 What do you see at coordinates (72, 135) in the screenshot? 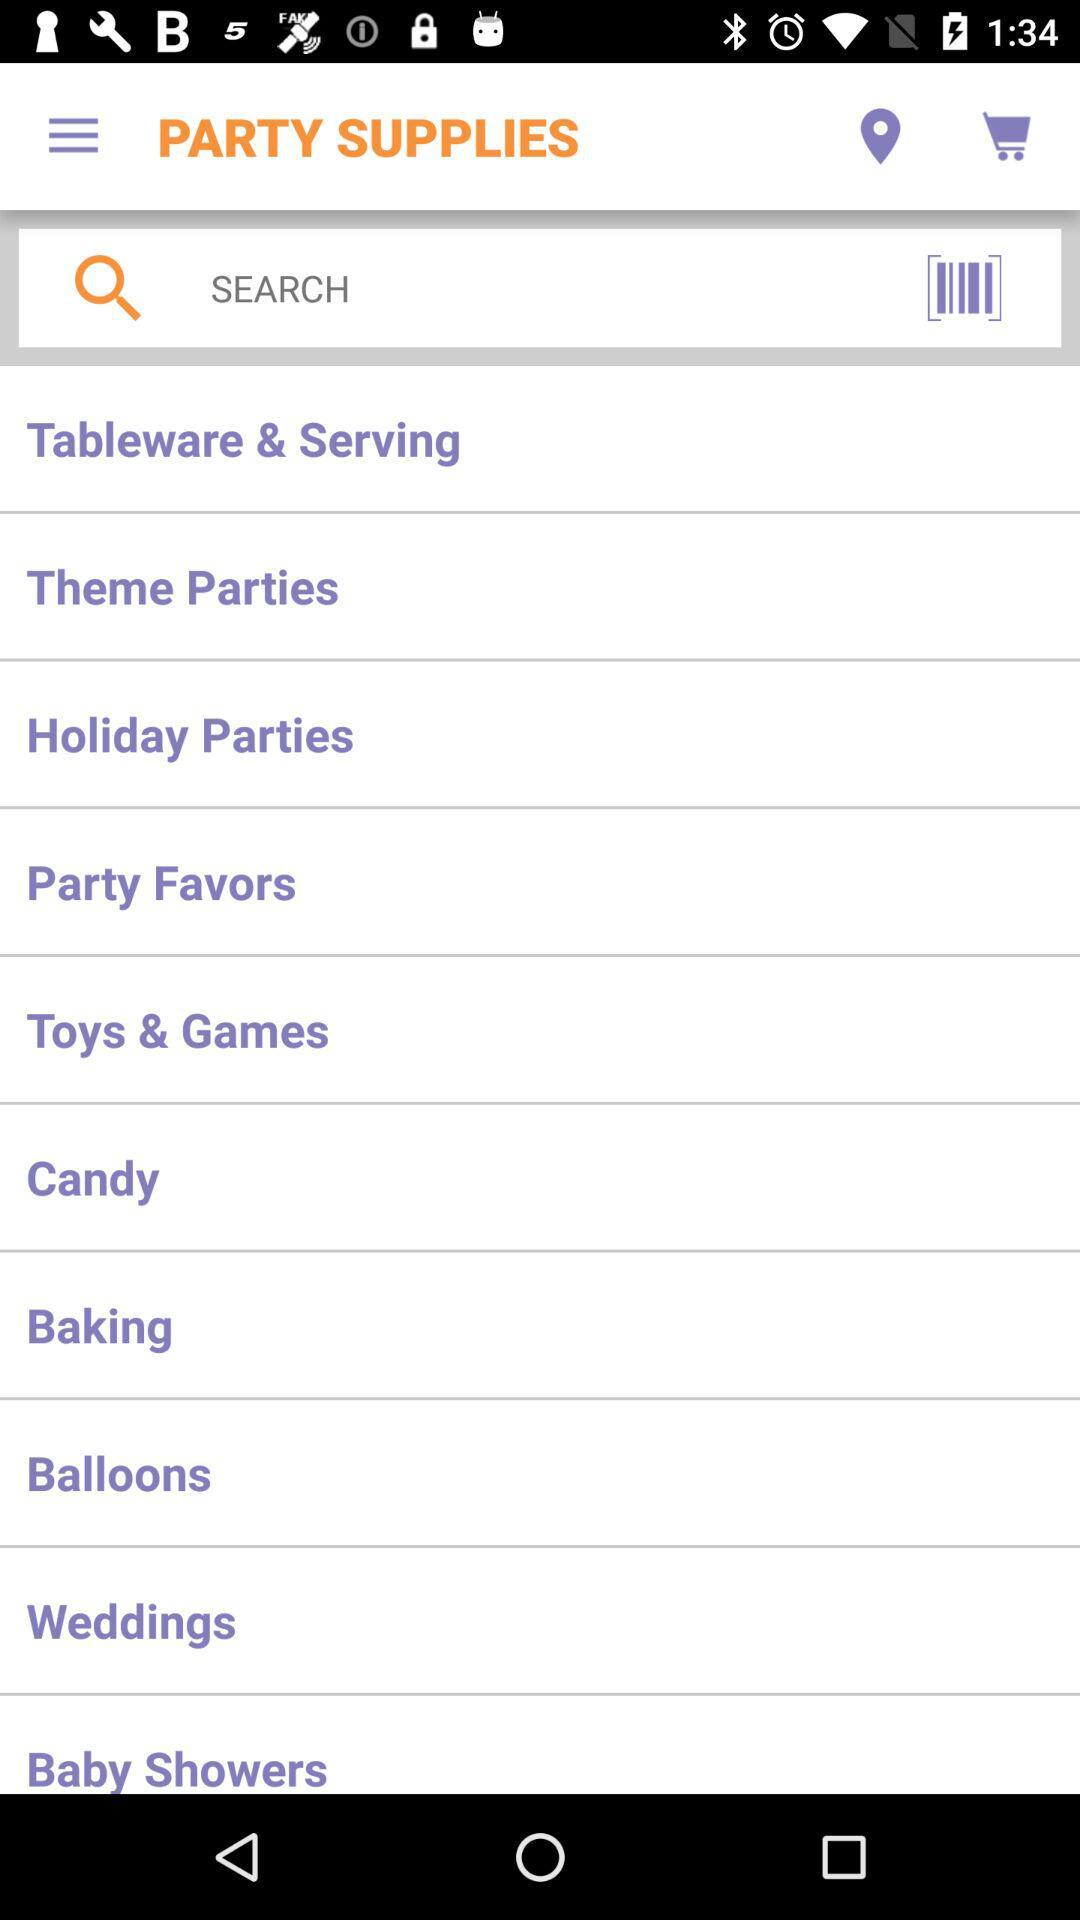
I see `the item next to the party supplies item` at bounding box center [72, 135].